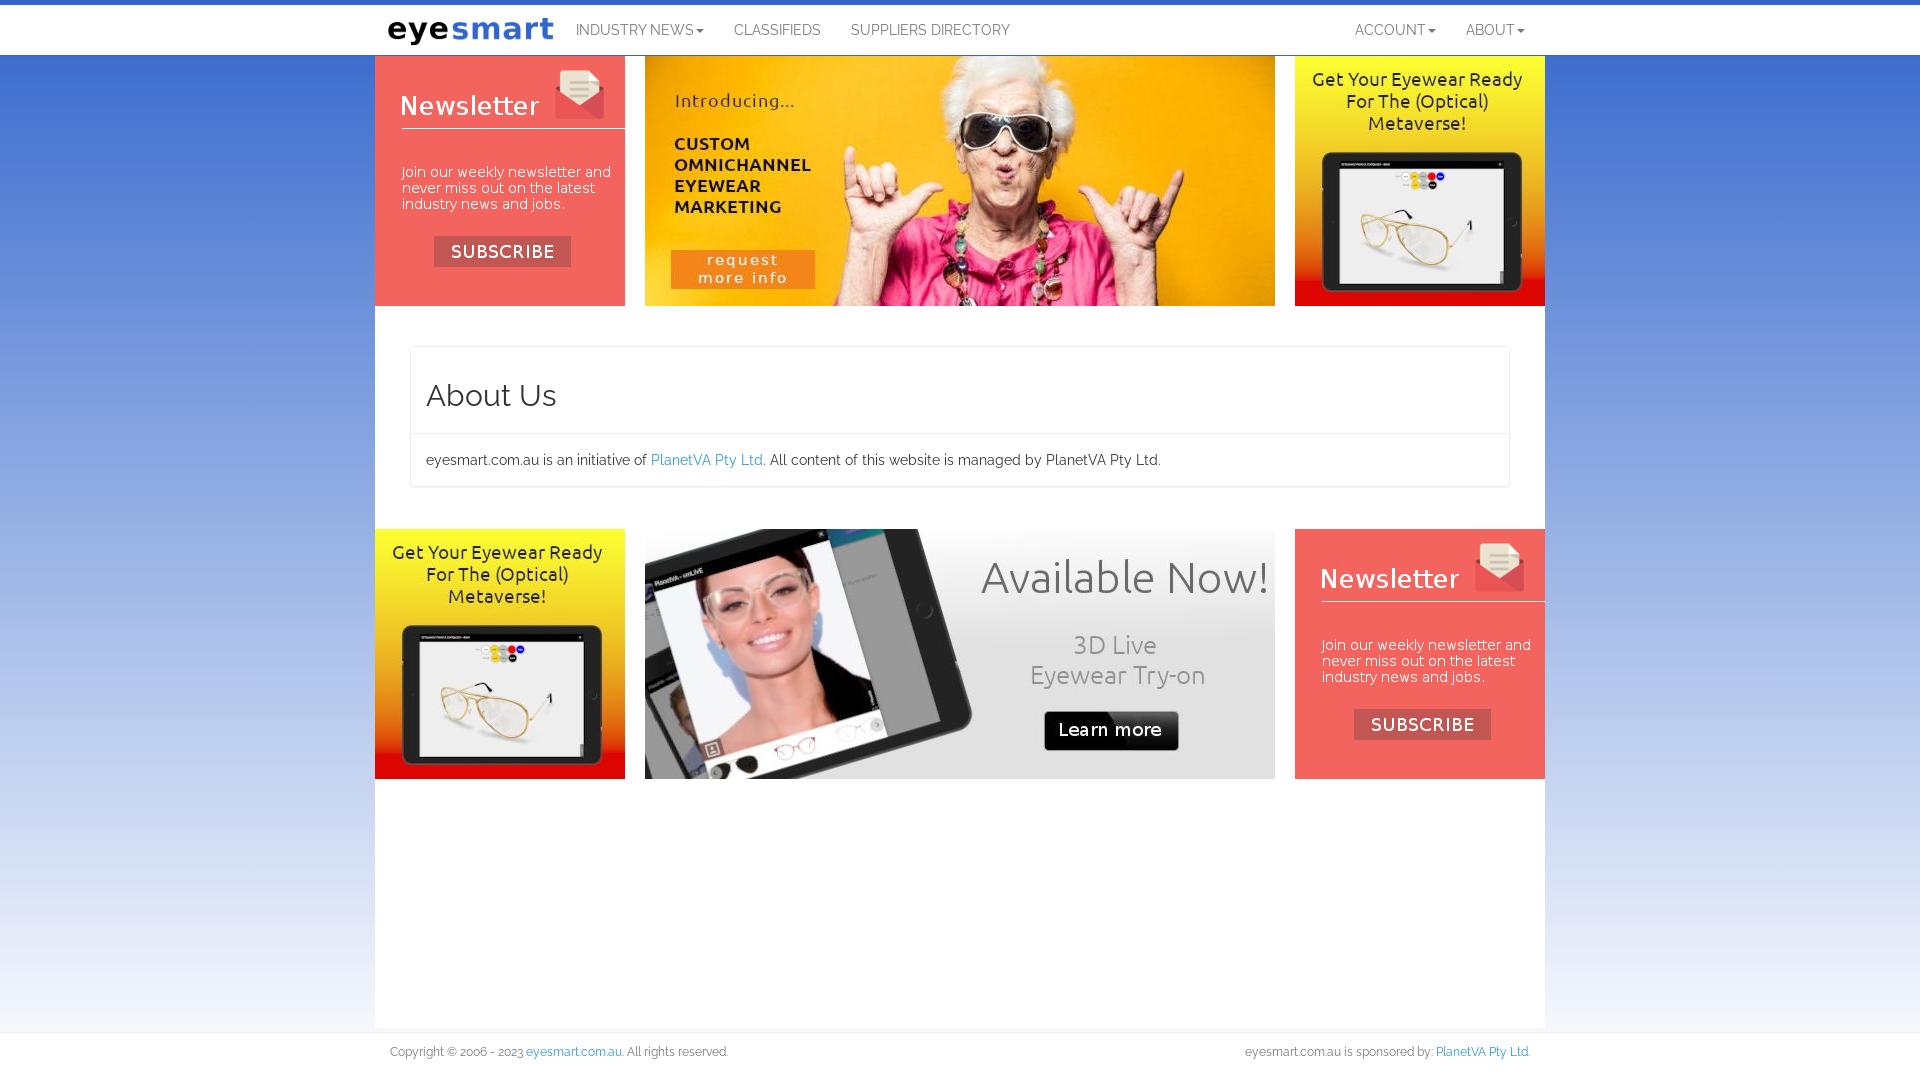 The height and width of the screenshot is (1080, 1920). What do you see at coordinates (719, 30) in the screenshot?
I see `'CLASSIFIEDS'` at bounding box center [719, 30].